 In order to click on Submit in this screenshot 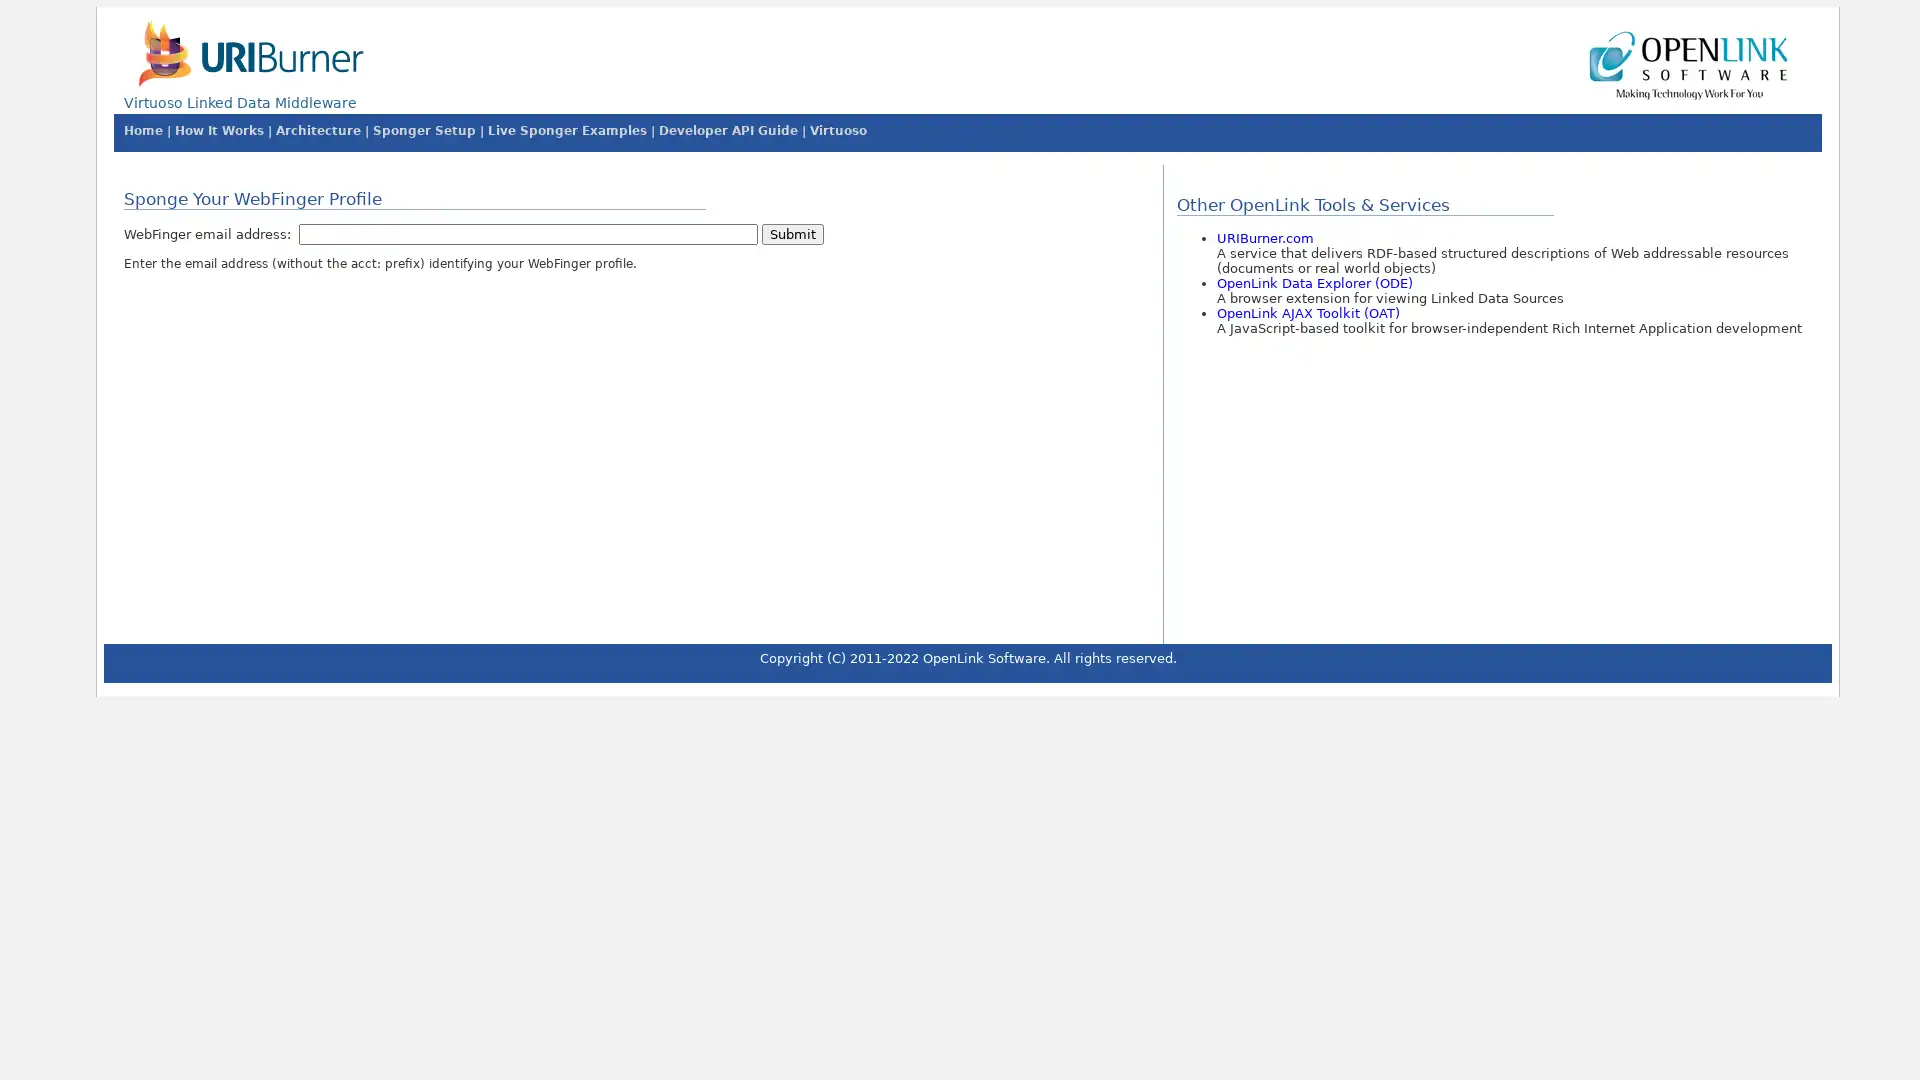, I will do `click(791, 233)`.